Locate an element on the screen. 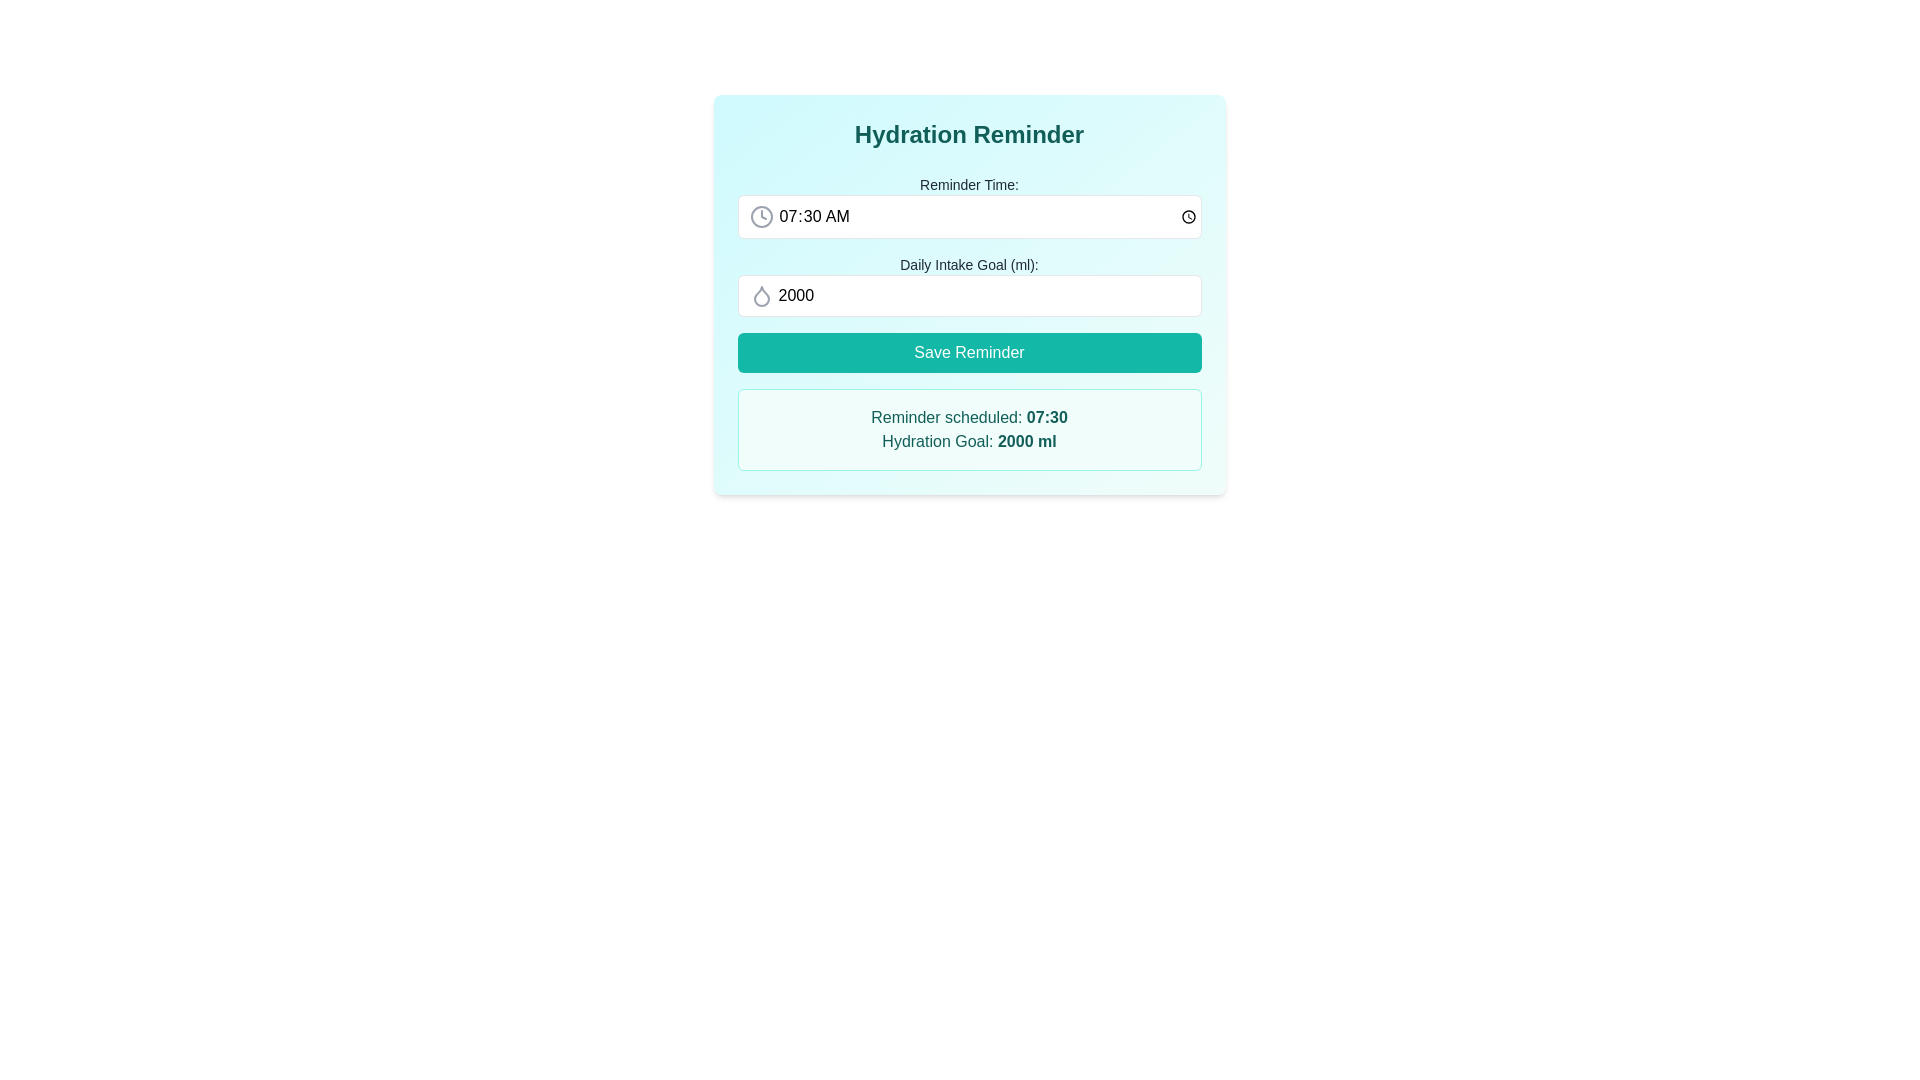 This screenshot has width=1920, height=1080. the circular outline of the clock icon located at the leftmost side of the Reminder Time input field is located at coordinates (760, 216).